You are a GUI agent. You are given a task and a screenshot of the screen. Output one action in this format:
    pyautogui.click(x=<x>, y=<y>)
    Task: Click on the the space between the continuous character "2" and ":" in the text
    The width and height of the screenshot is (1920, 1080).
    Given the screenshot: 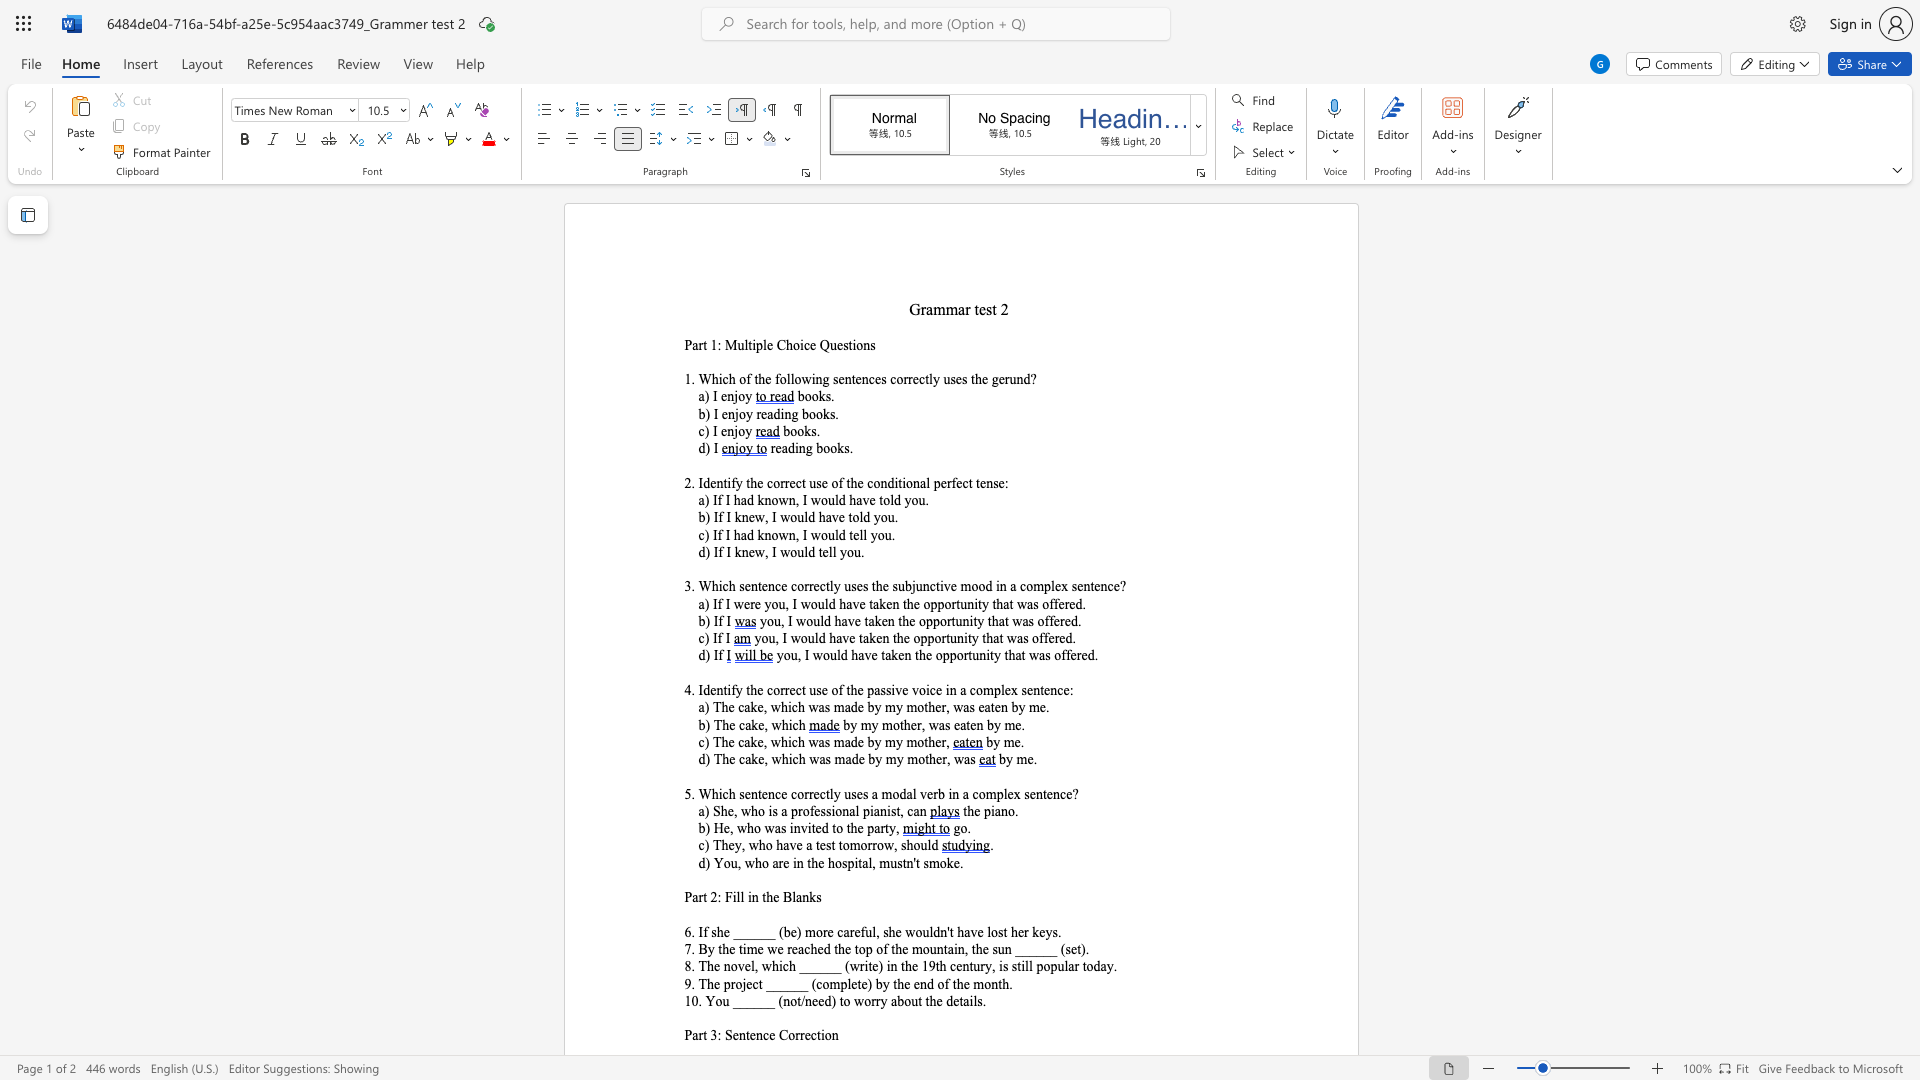 What is the action you would take?
    pyautogui.click(x=716, y=896)
    